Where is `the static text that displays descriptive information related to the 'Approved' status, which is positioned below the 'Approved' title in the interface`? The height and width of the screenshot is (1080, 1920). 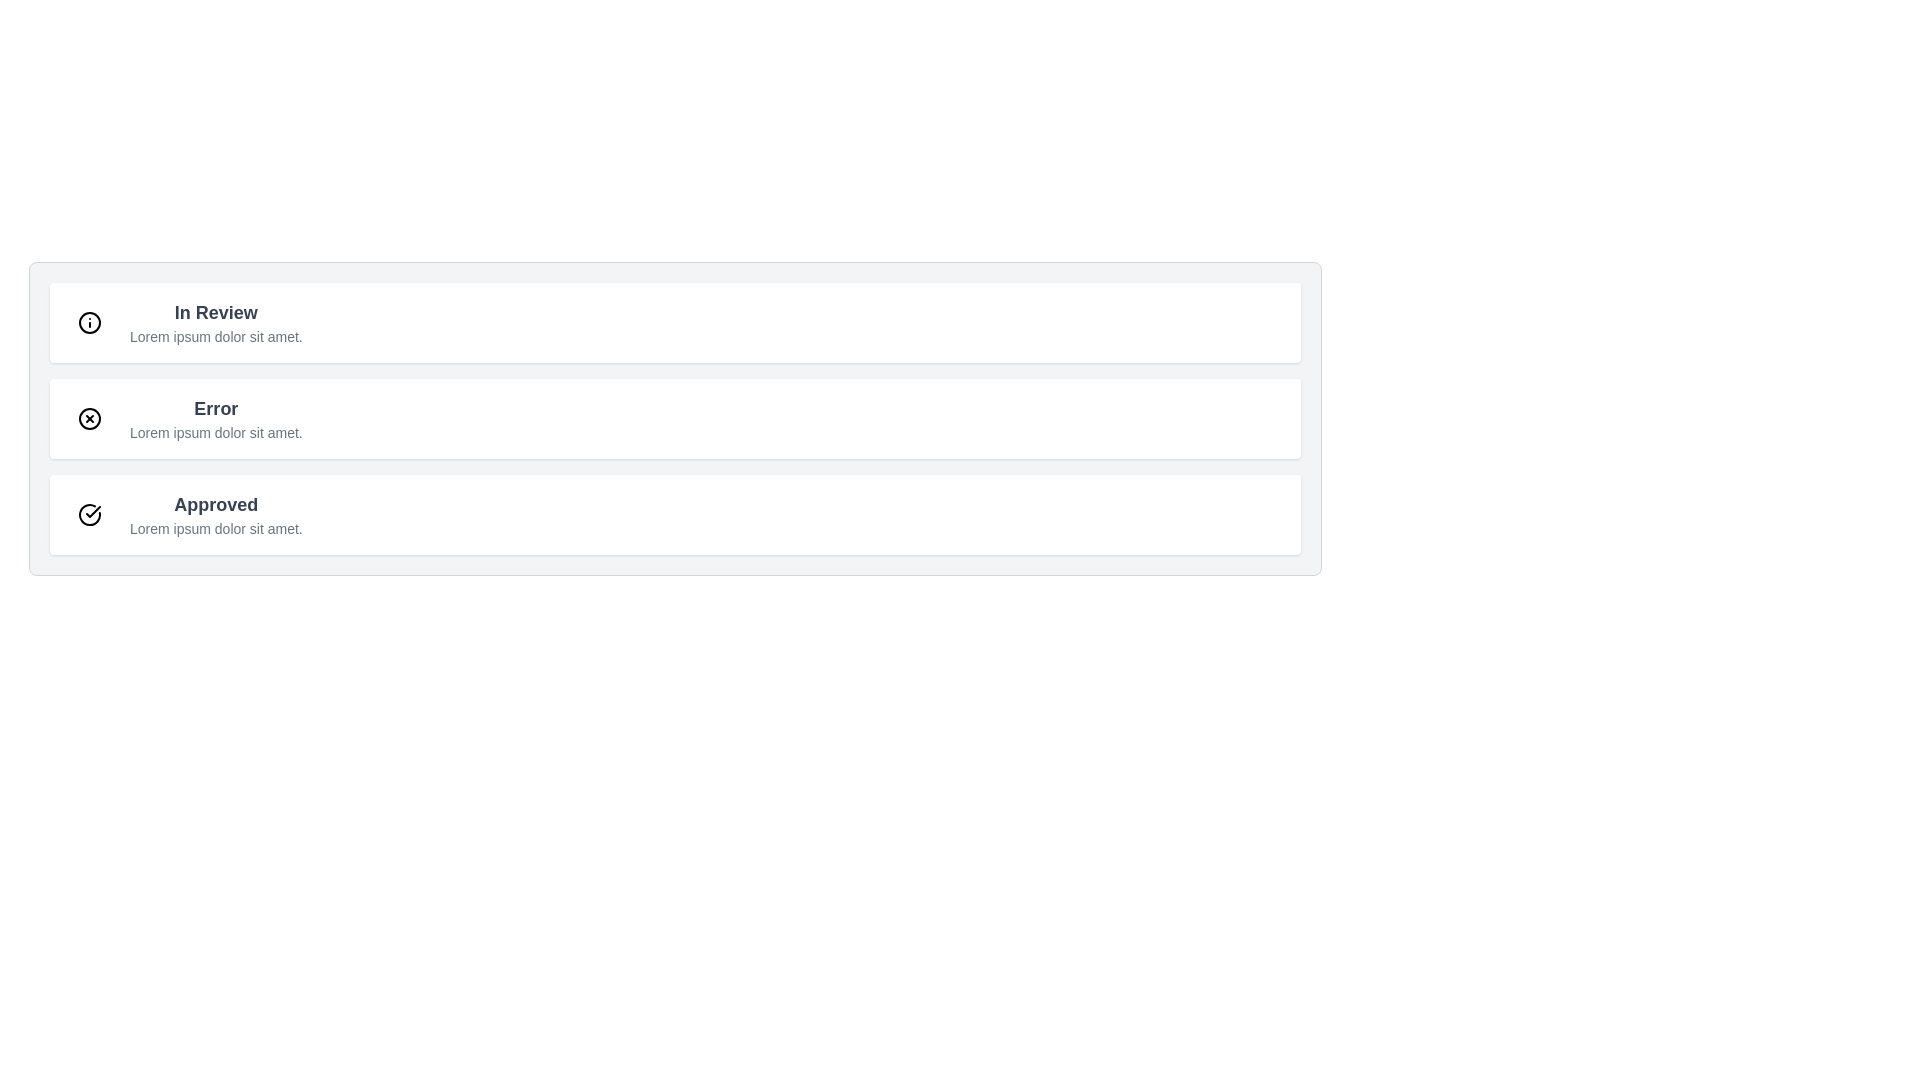
the static text that displays descriptive information related to the 'Approved' status, which is positioned below the 'Approved' title in the interface is located at coordinates (216, 527).